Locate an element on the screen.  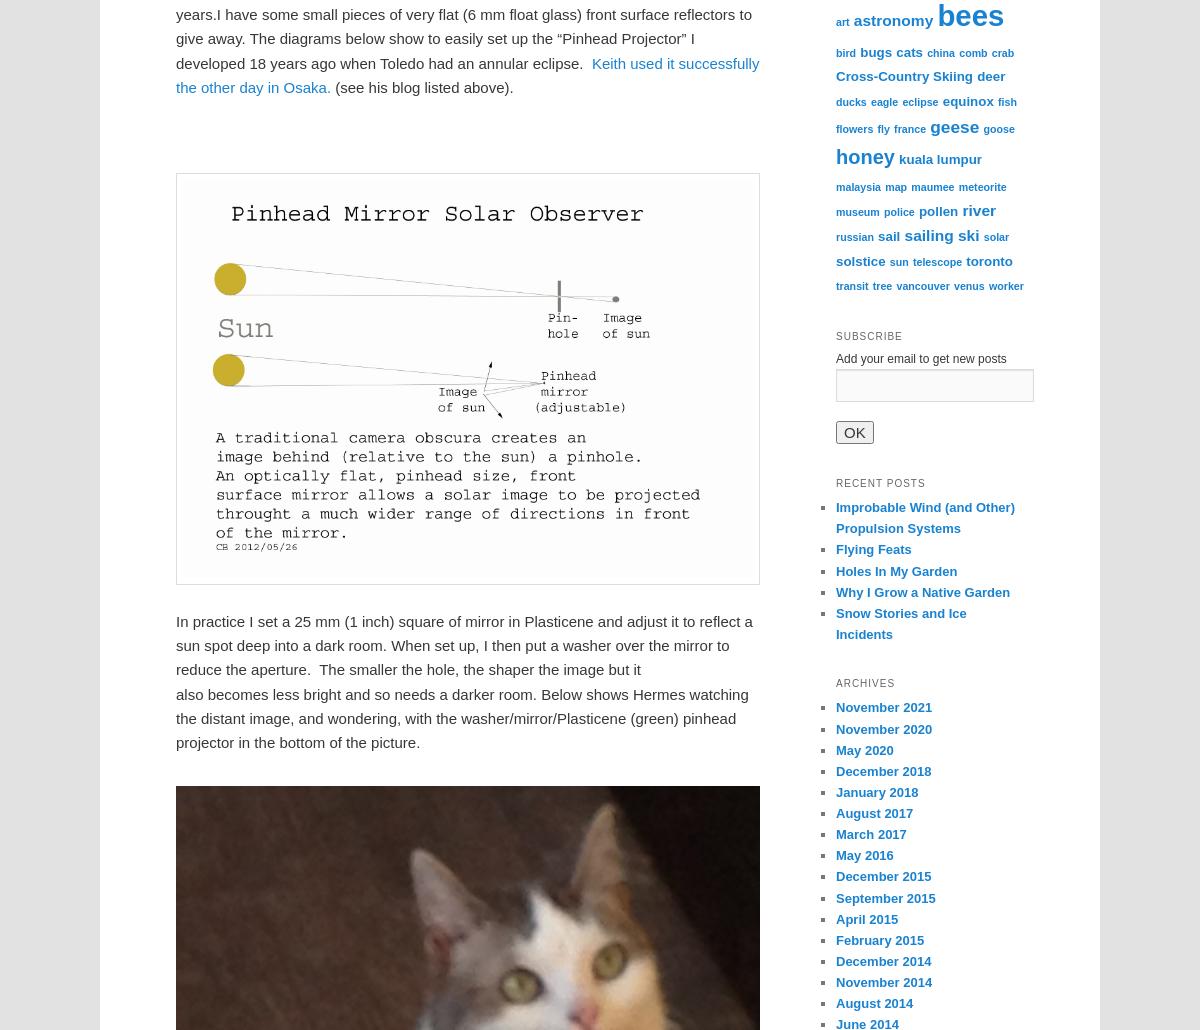
'goose' is located at coordinates (998, 127).